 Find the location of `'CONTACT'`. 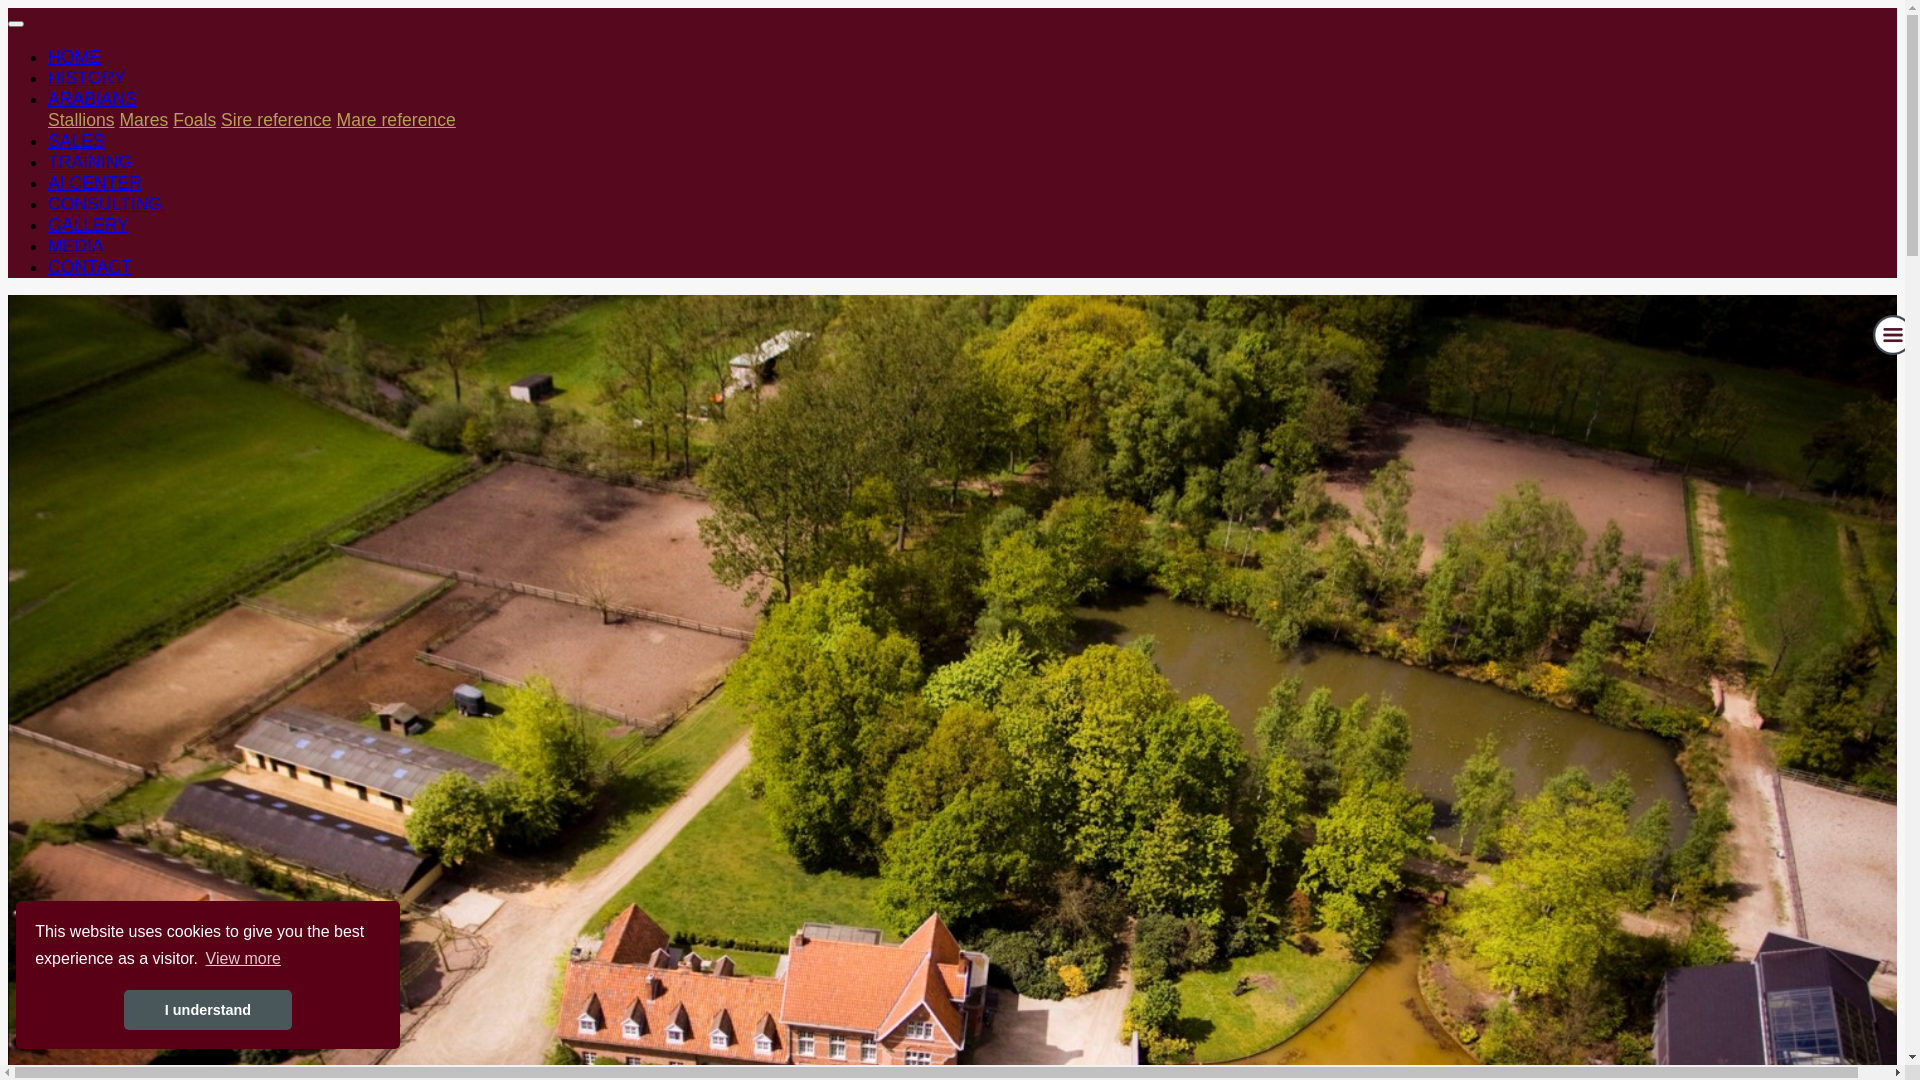

'CONTACT' is located at coordinates (89, 265).